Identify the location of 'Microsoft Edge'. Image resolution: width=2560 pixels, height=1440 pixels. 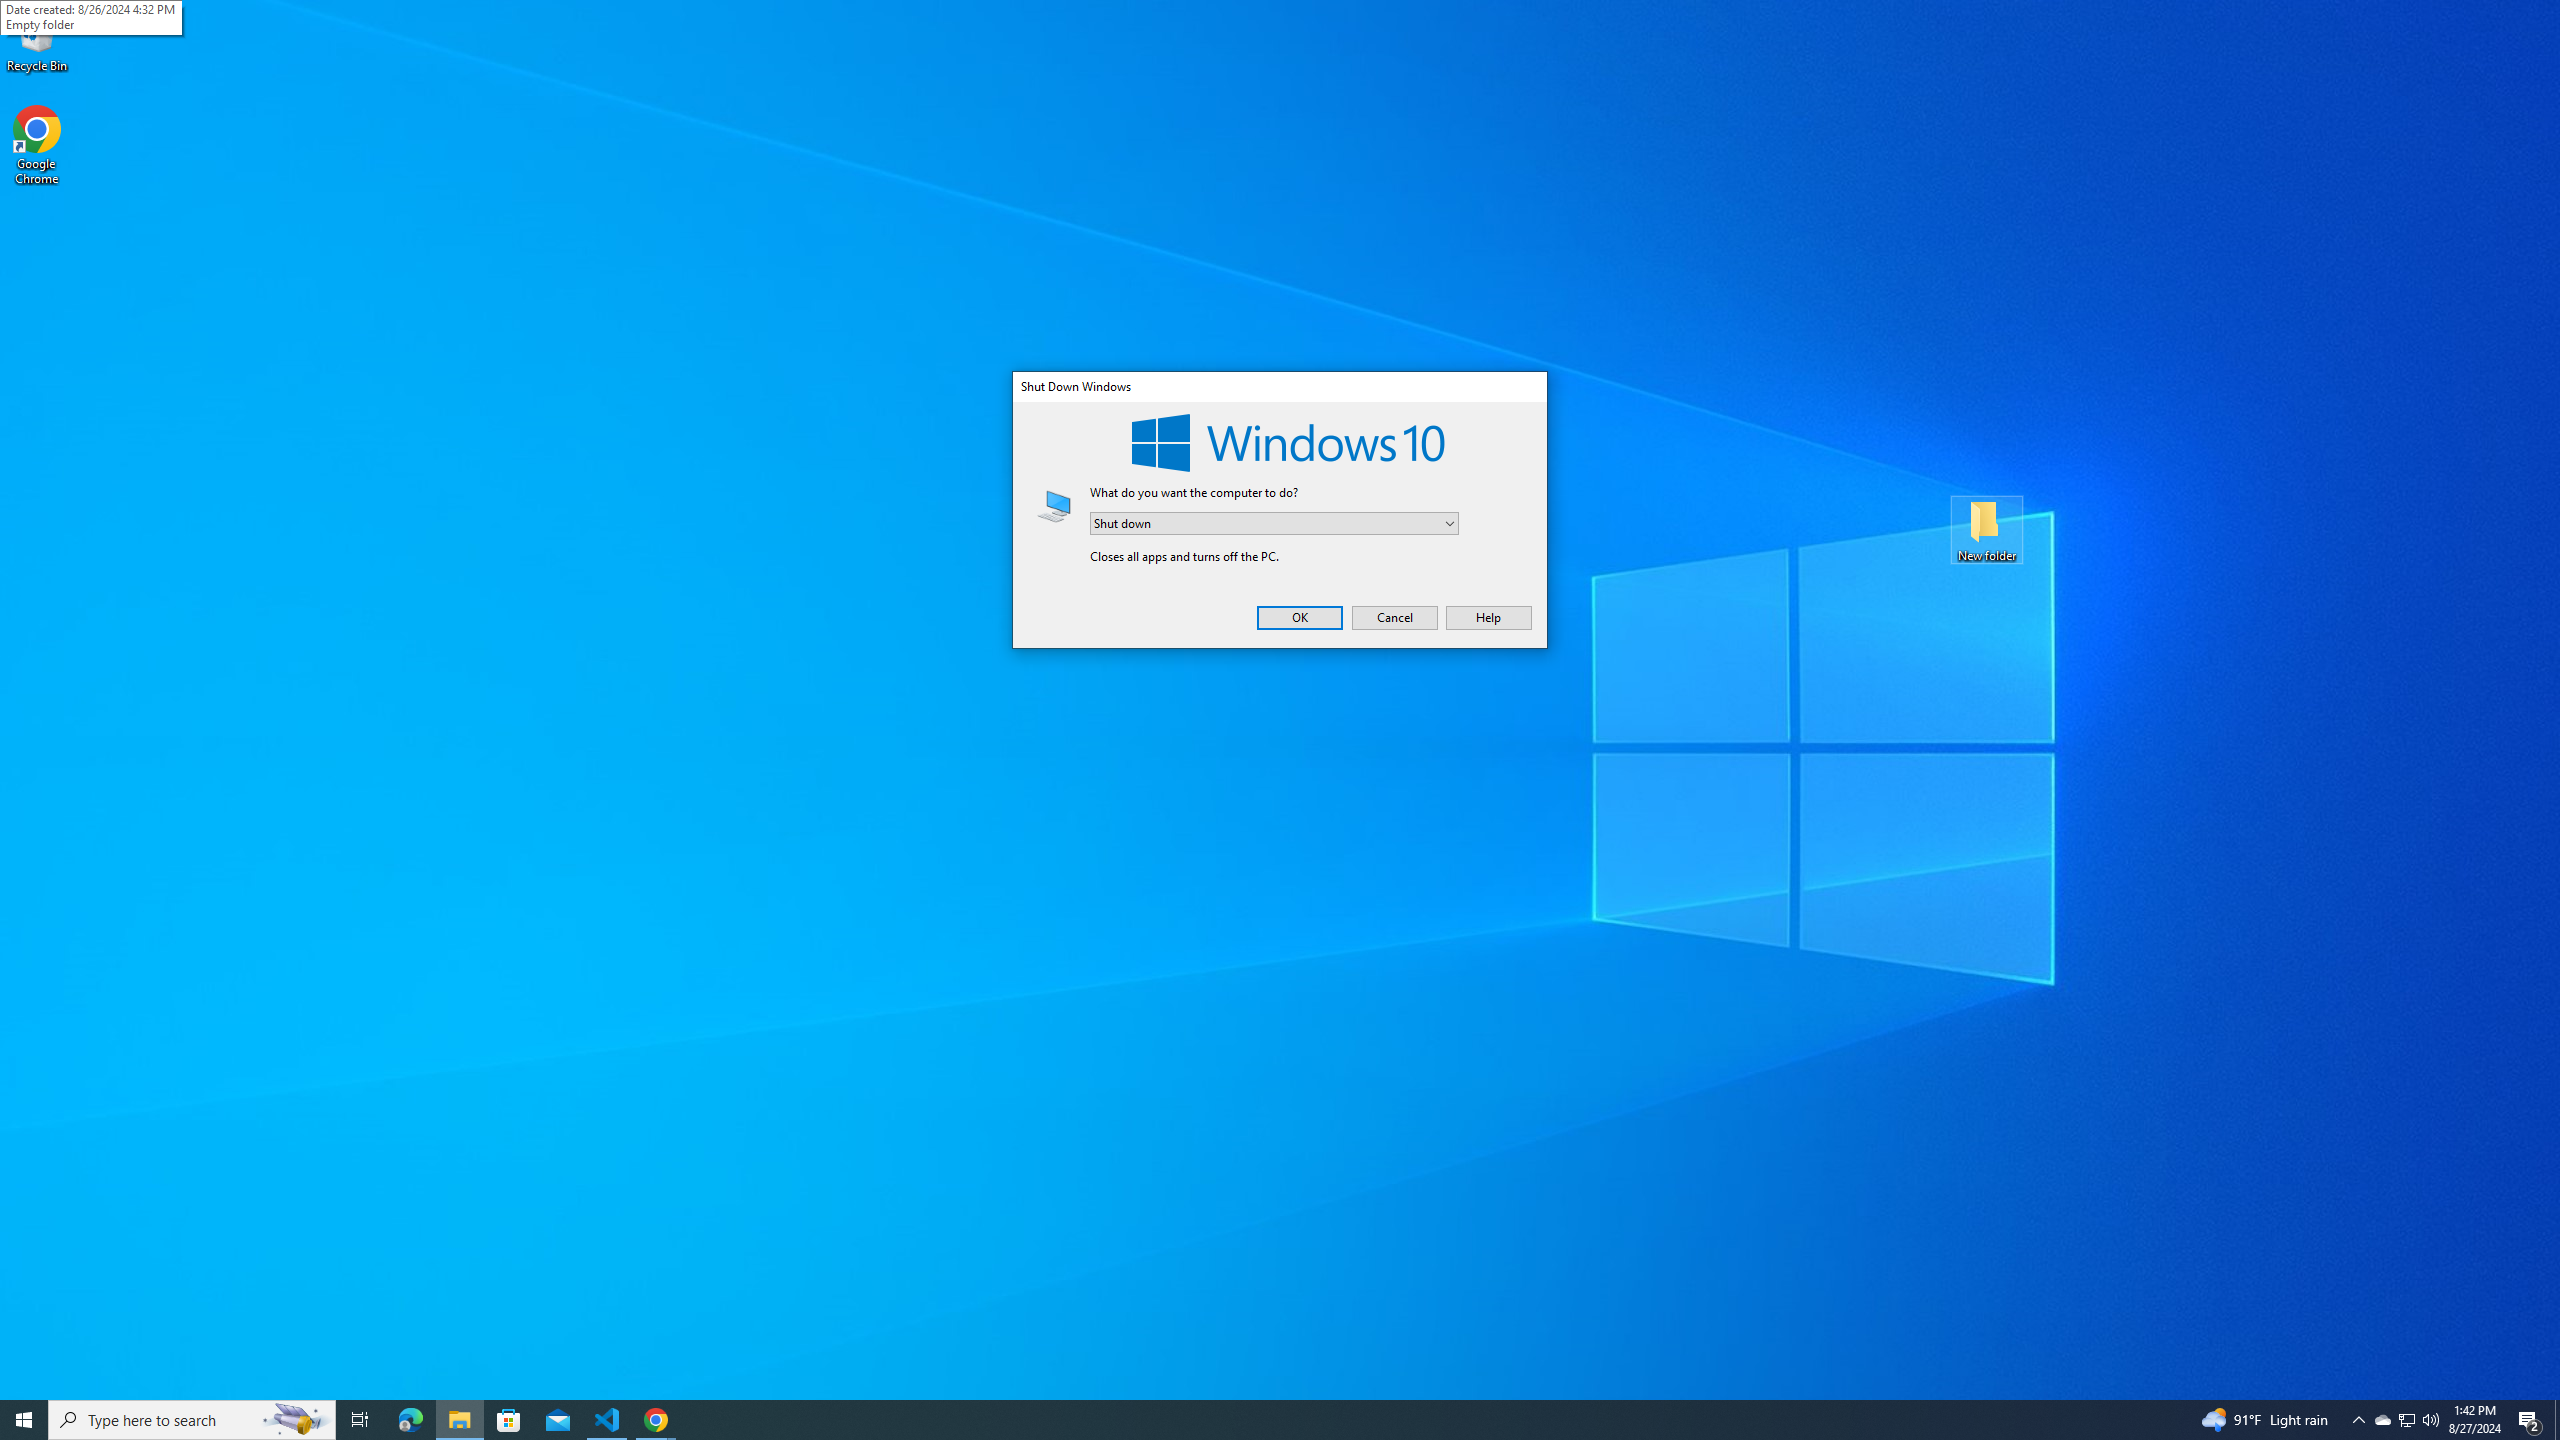
(409, 1418).